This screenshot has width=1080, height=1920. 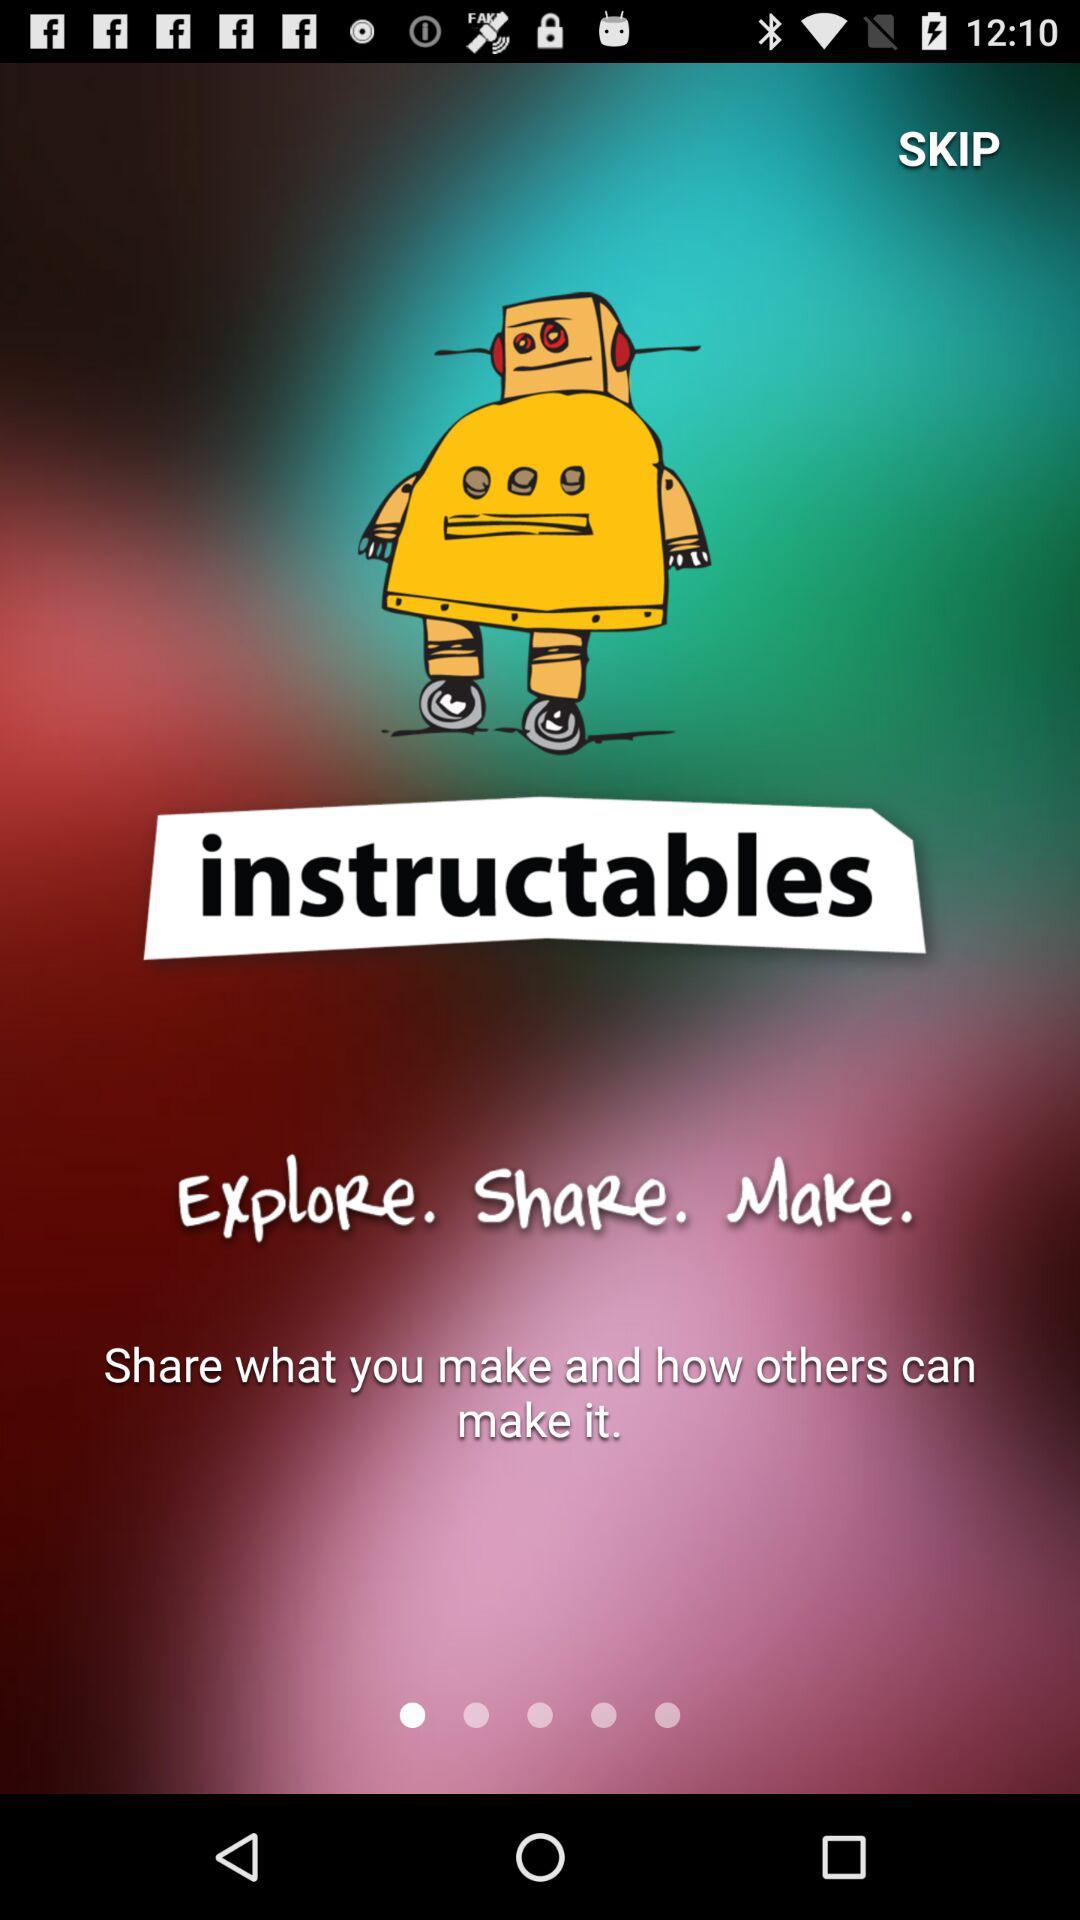 What do you see at coordinates (948, 146) in the screenshot?
I see `item at the top right corner` at bounding box center [948, 146].